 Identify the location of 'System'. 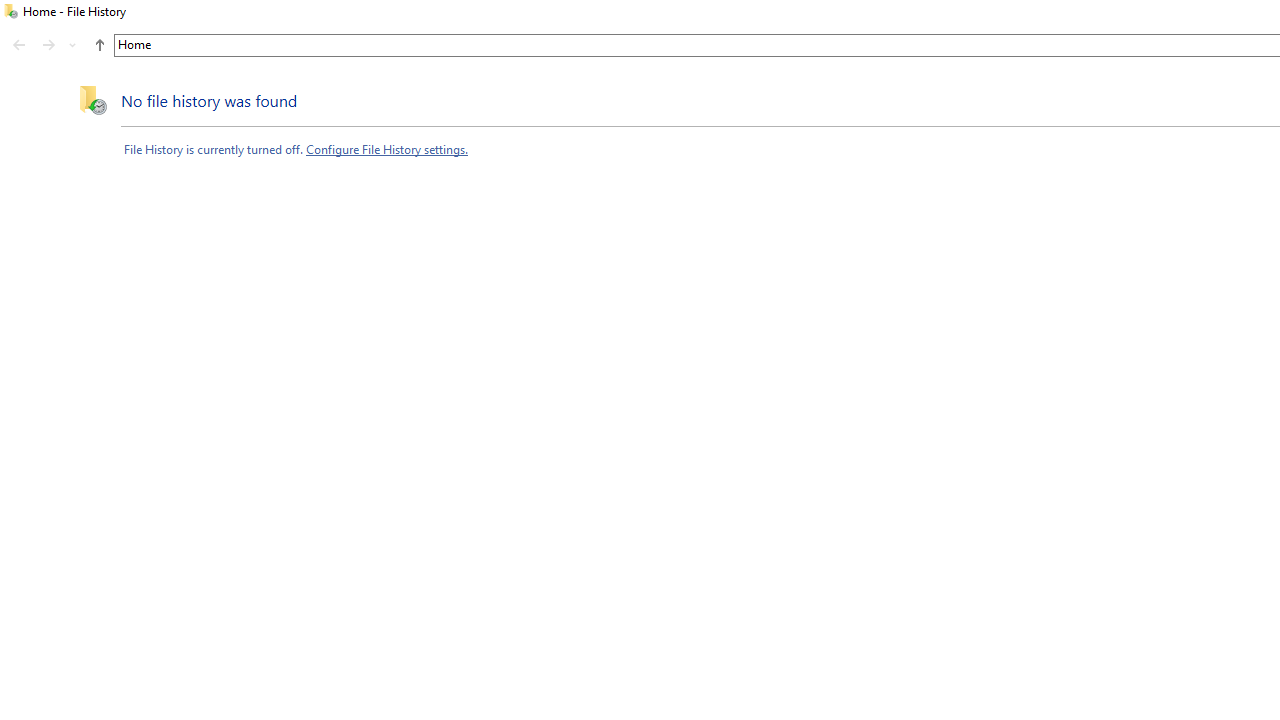
(10, 11).